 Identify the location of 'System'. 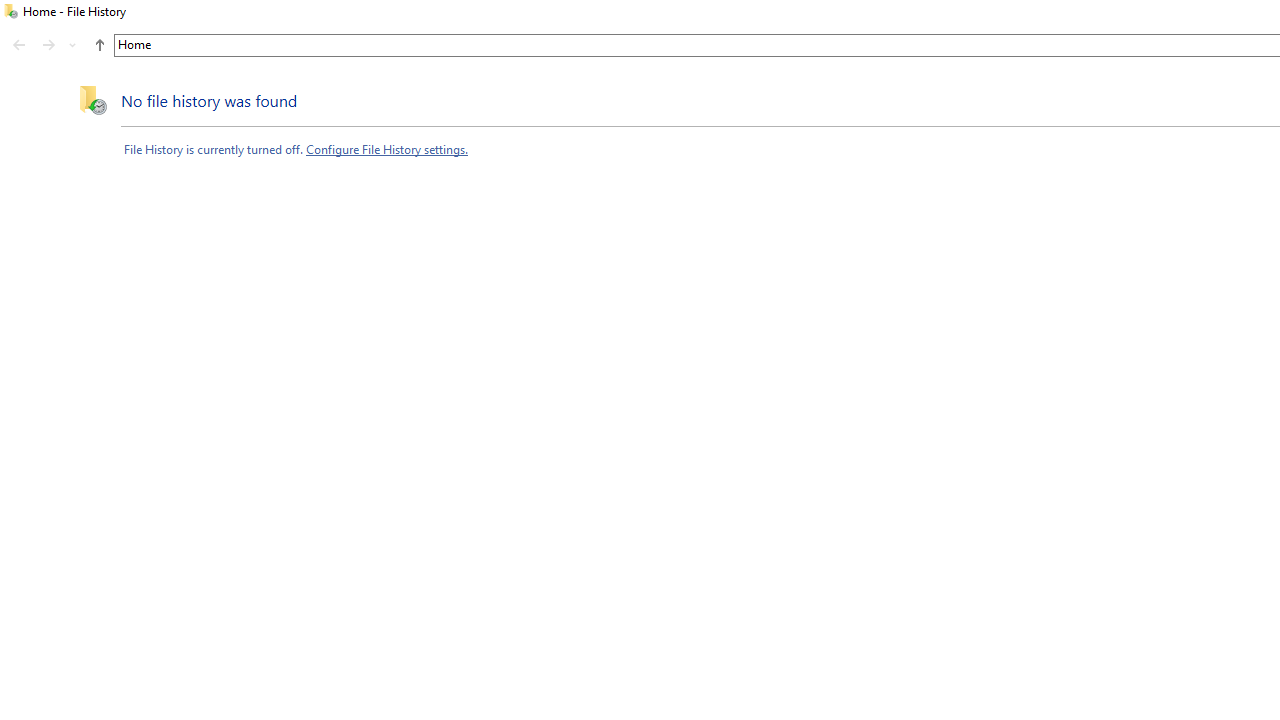
(10, 11).